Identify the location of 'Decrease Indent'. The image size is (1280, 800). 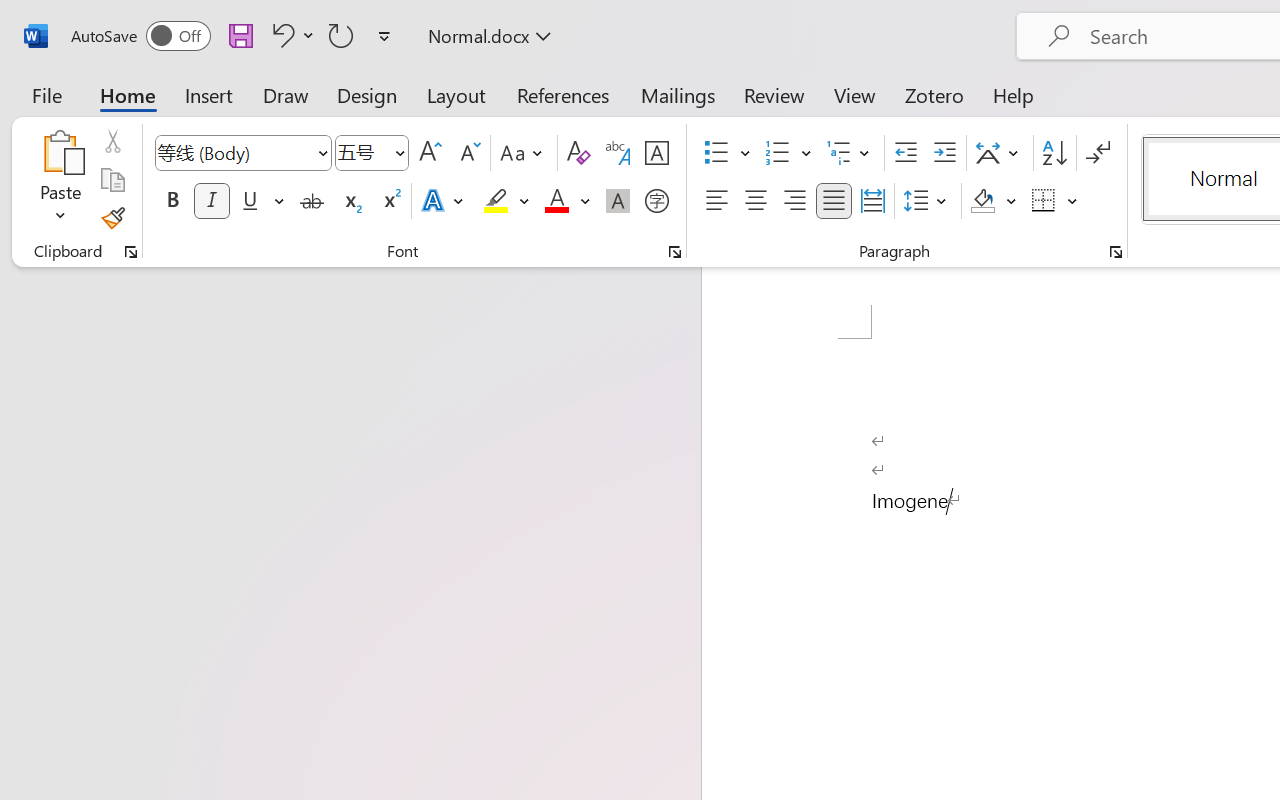
(905, 153).